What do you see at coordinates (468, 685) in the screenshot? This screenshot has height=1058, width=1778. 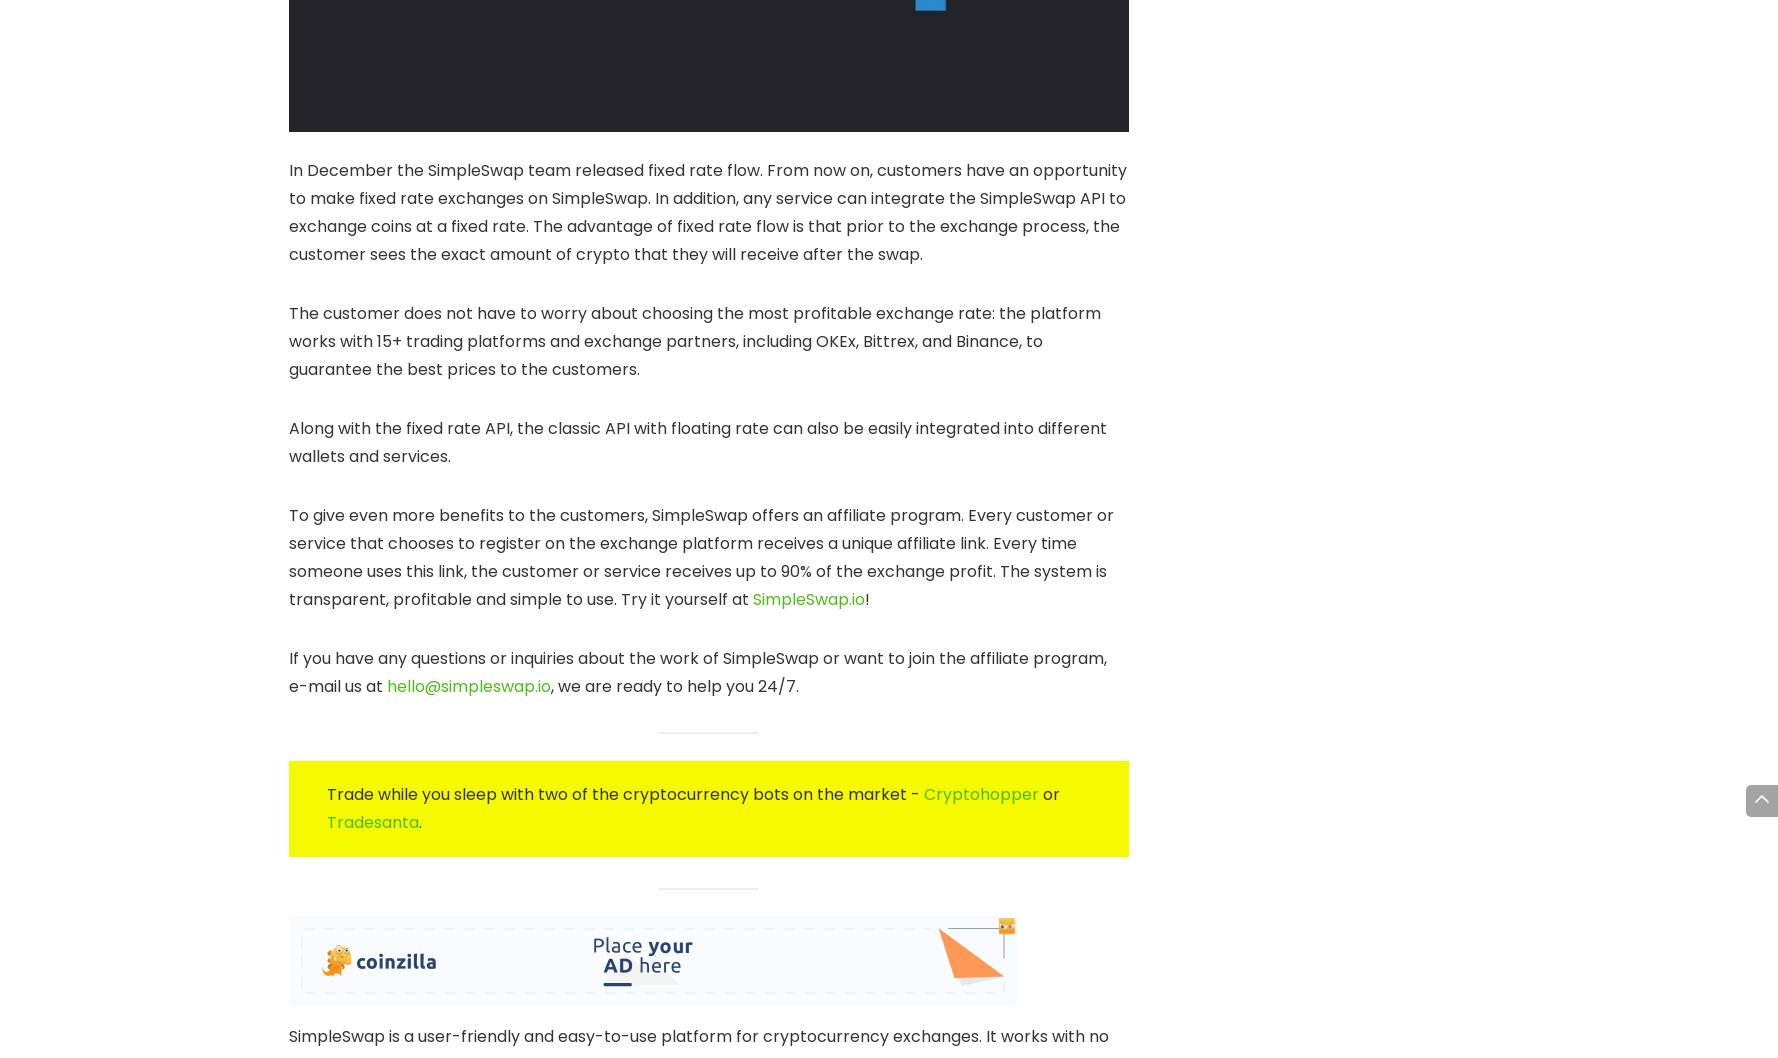 I see `'hello@simpleswap.io'` at bounding box center [468, 685].